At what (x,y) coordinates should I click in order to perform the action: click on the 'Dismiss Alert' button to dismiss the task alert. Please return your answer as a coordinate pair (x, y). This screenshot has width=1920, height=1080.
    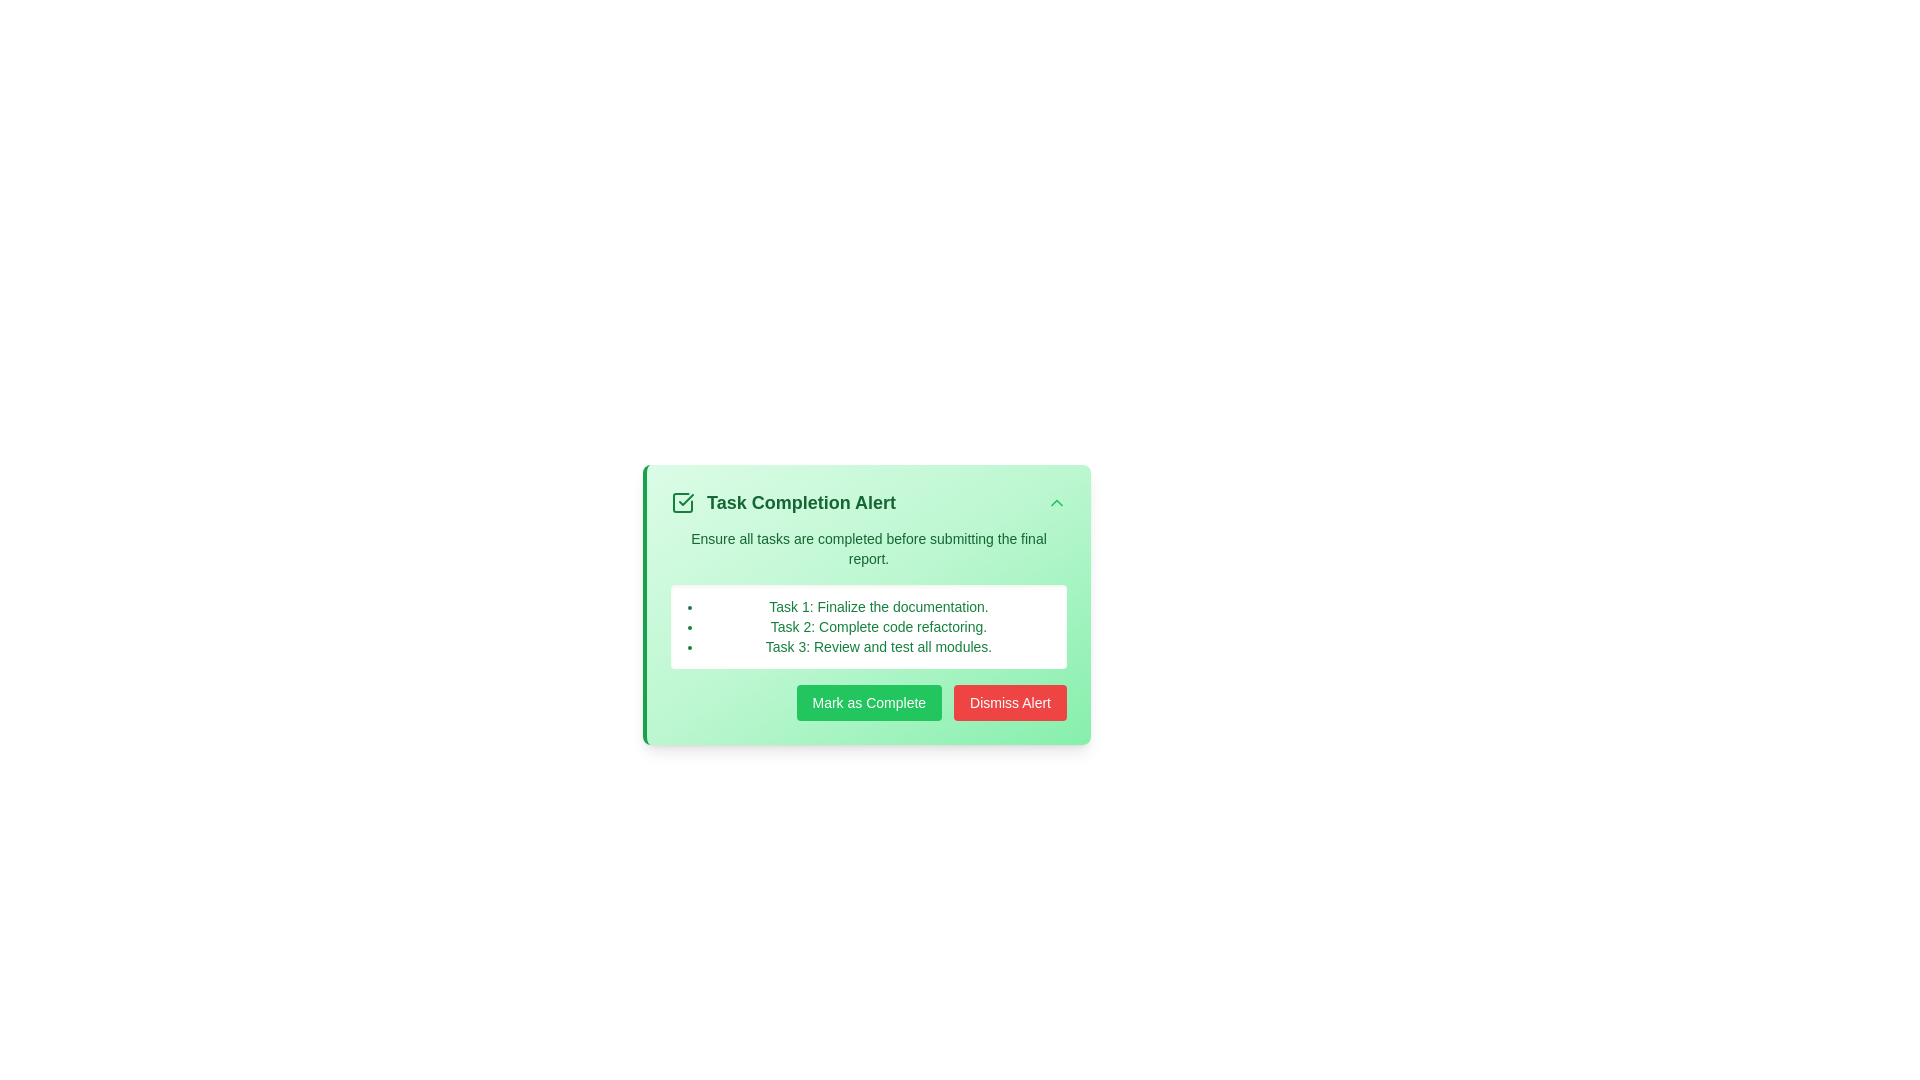
    Looking at the image, I should click on (1009, 701).